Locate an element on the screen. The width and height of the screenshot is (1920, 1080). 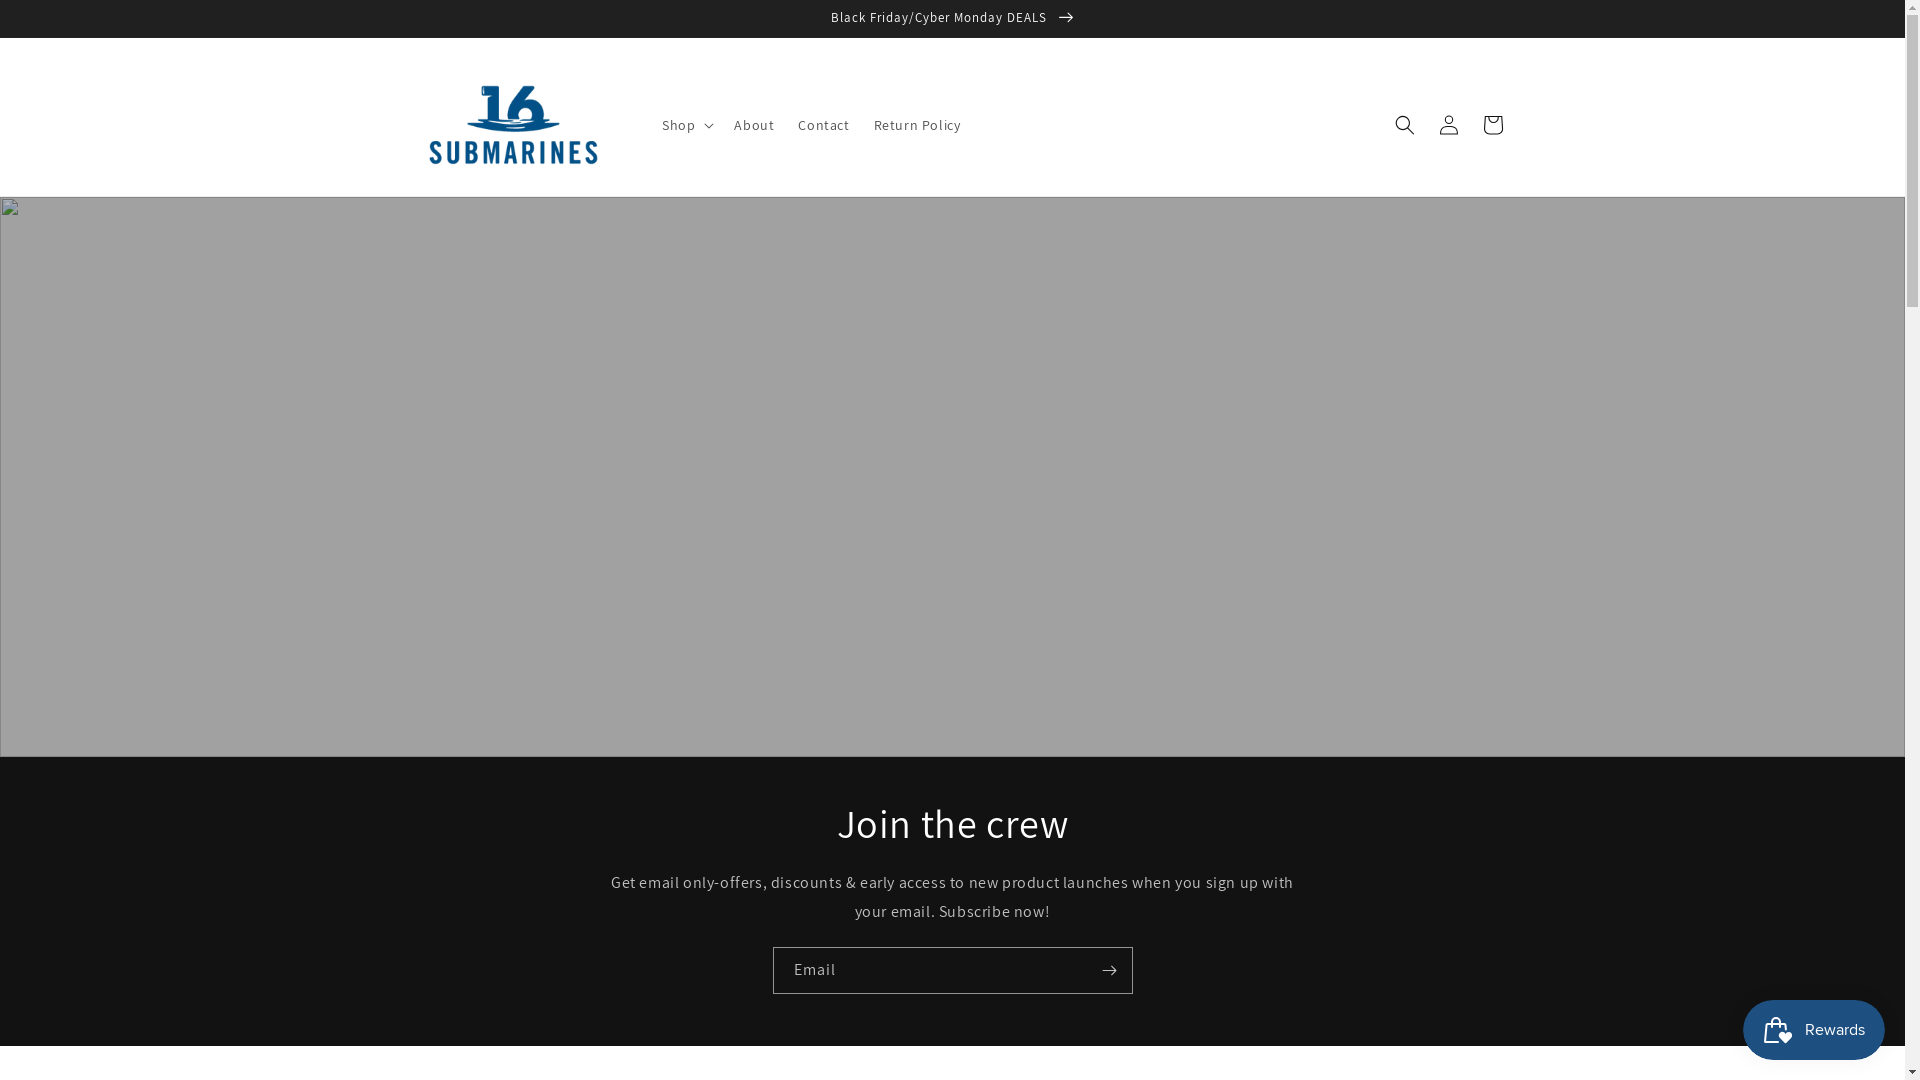
'About' is located at coordinates (752, 124).